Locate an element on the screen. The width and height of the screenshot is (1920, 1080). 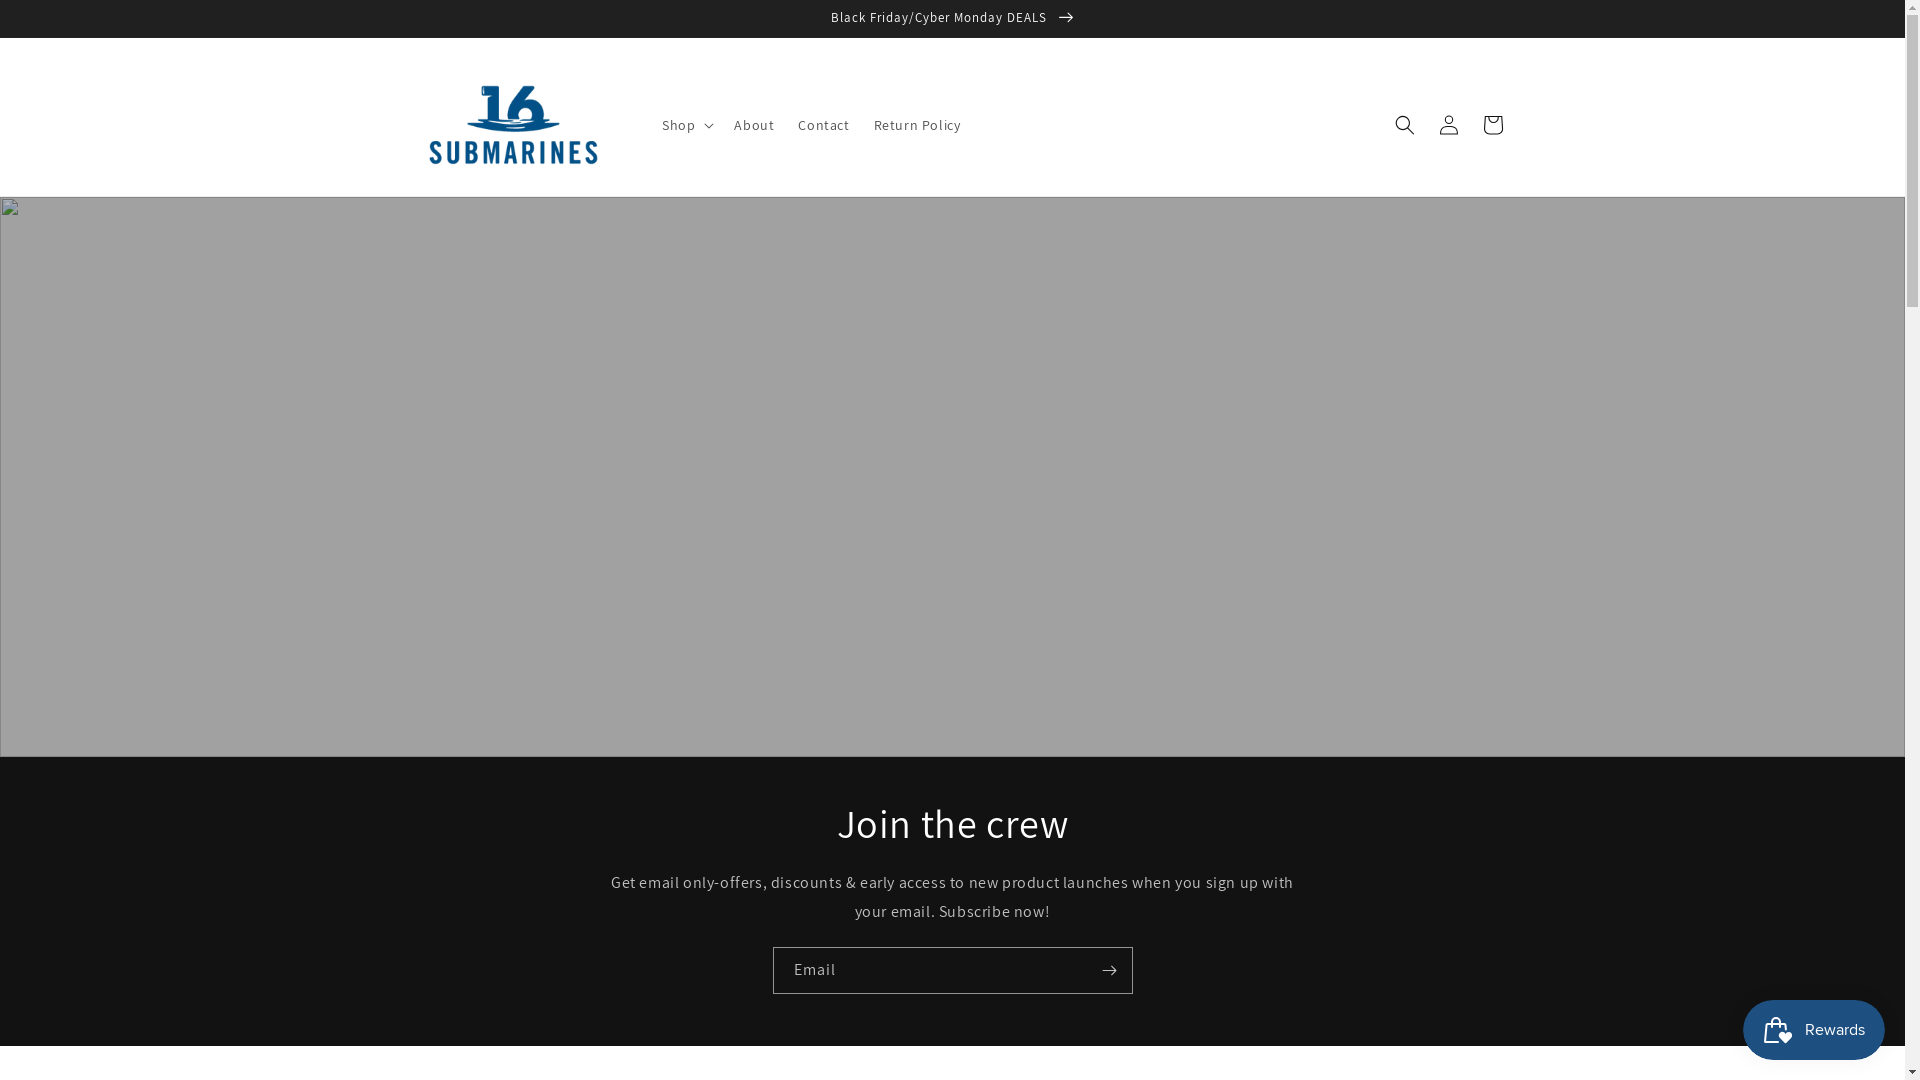
'About' is located at coordinates (752, 124).